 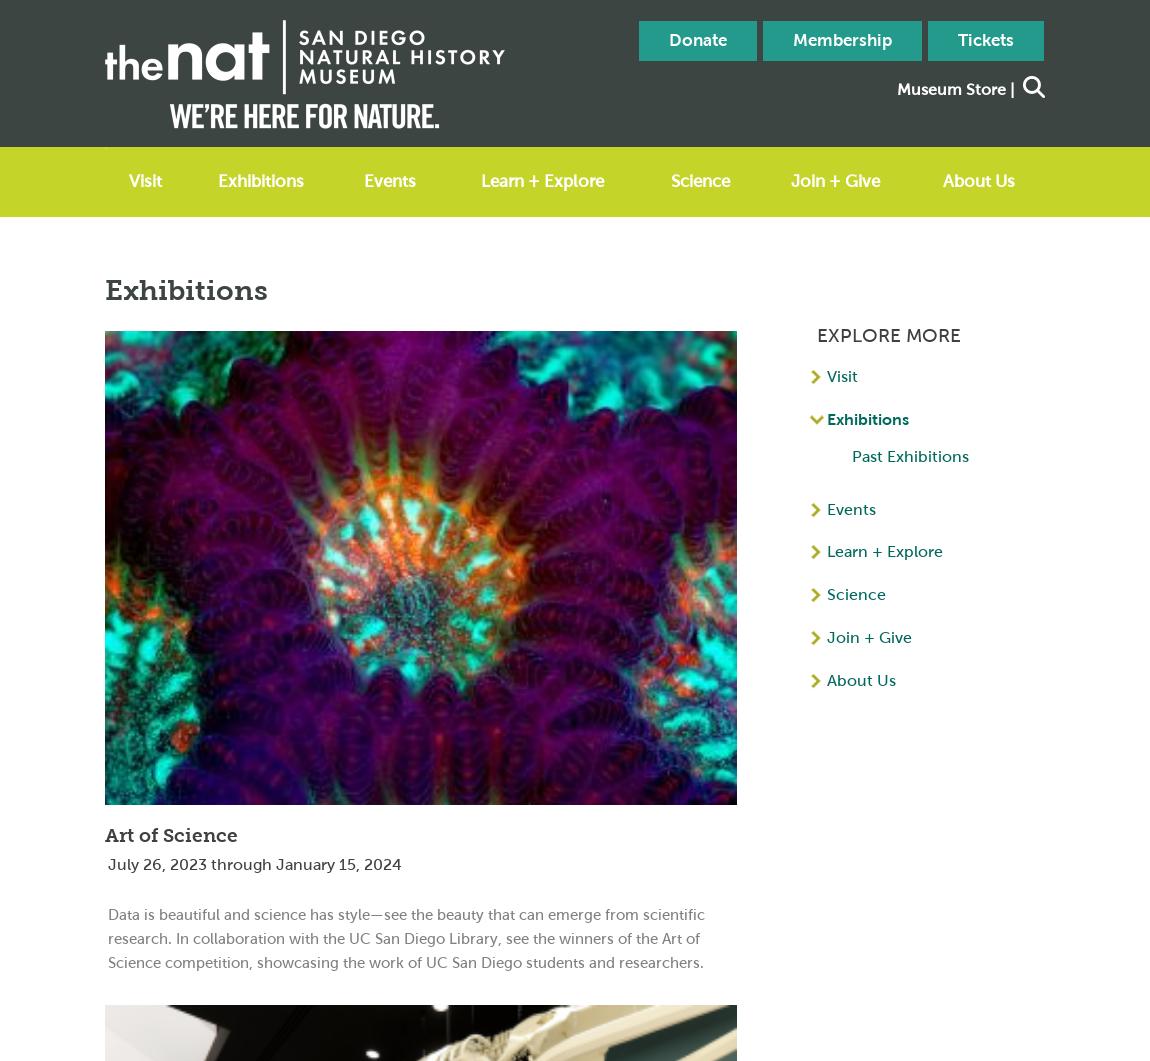 I want to click on 'Hours and Admission', so click(x=197, y=222).